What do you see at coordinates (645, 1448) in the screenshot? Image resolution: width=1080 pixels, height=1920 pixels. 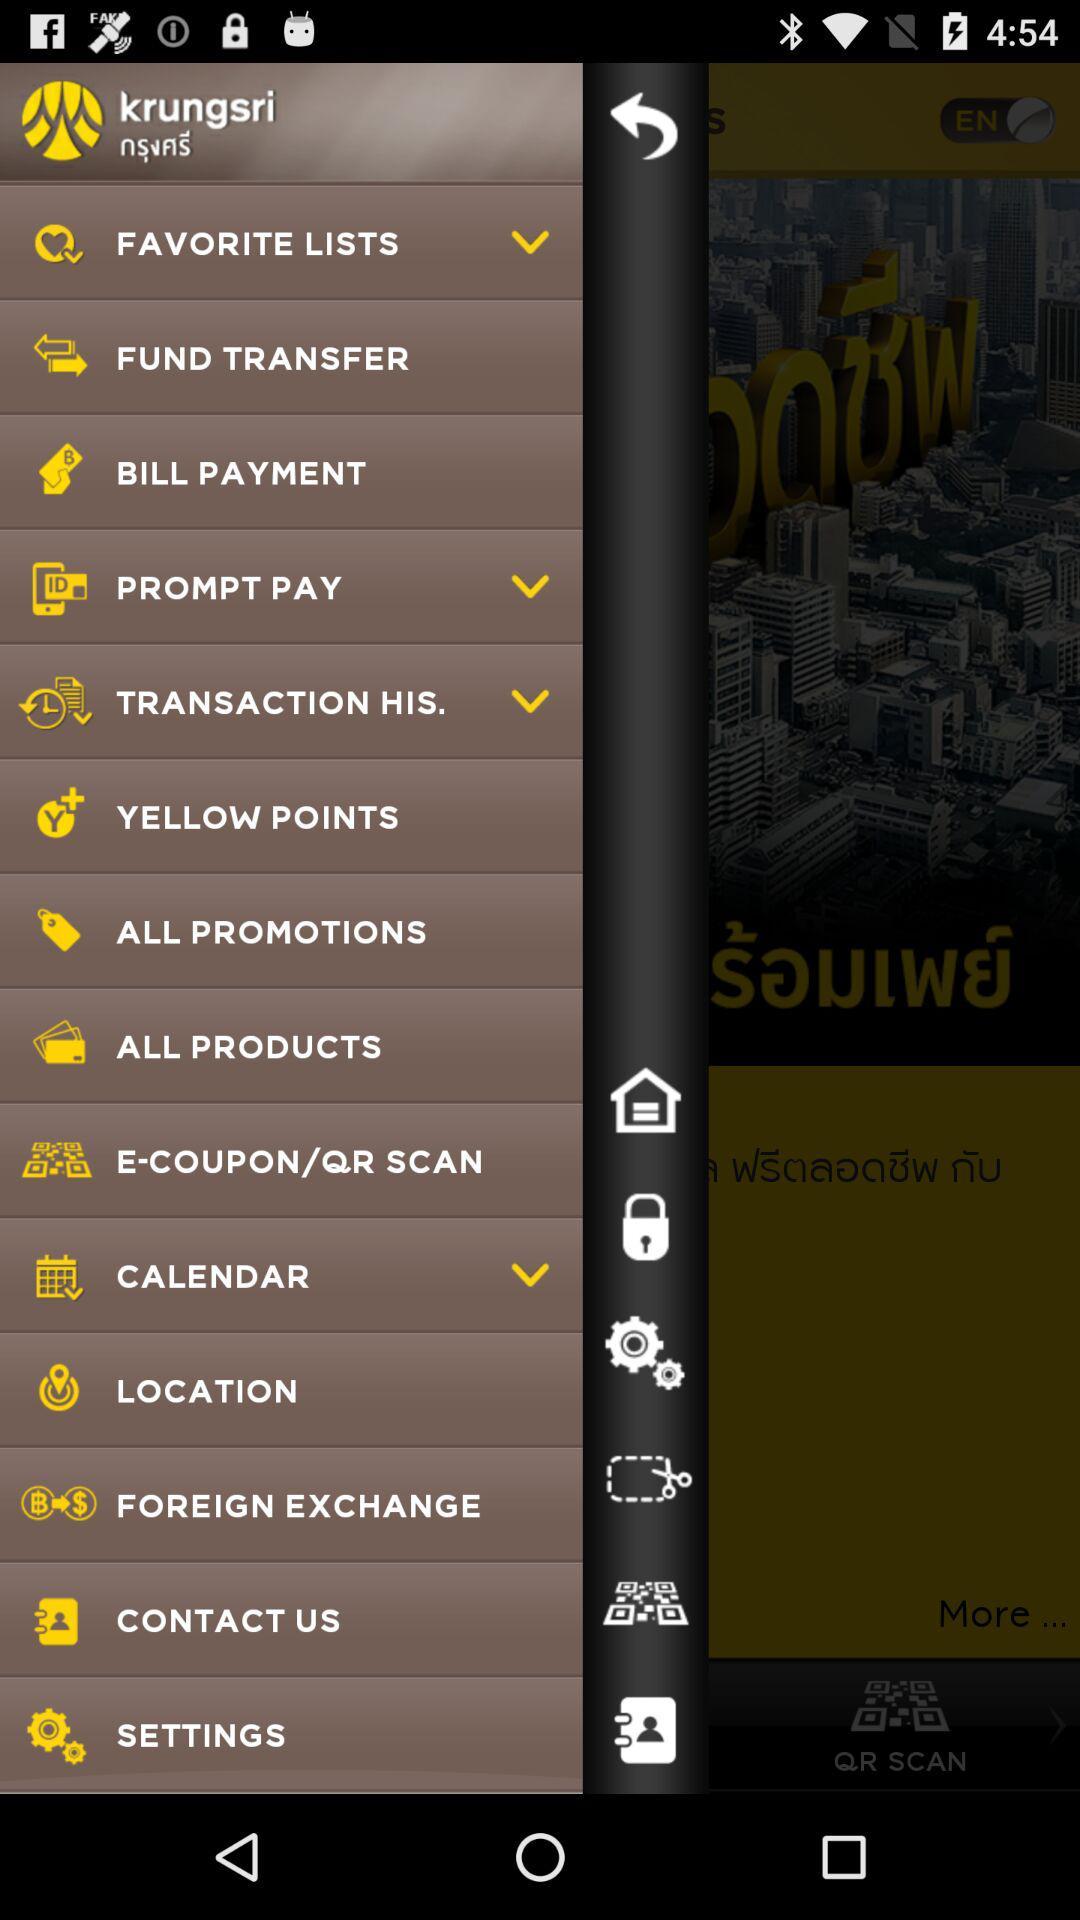 I see `the settings icon` at bounding box center [645, 1448].